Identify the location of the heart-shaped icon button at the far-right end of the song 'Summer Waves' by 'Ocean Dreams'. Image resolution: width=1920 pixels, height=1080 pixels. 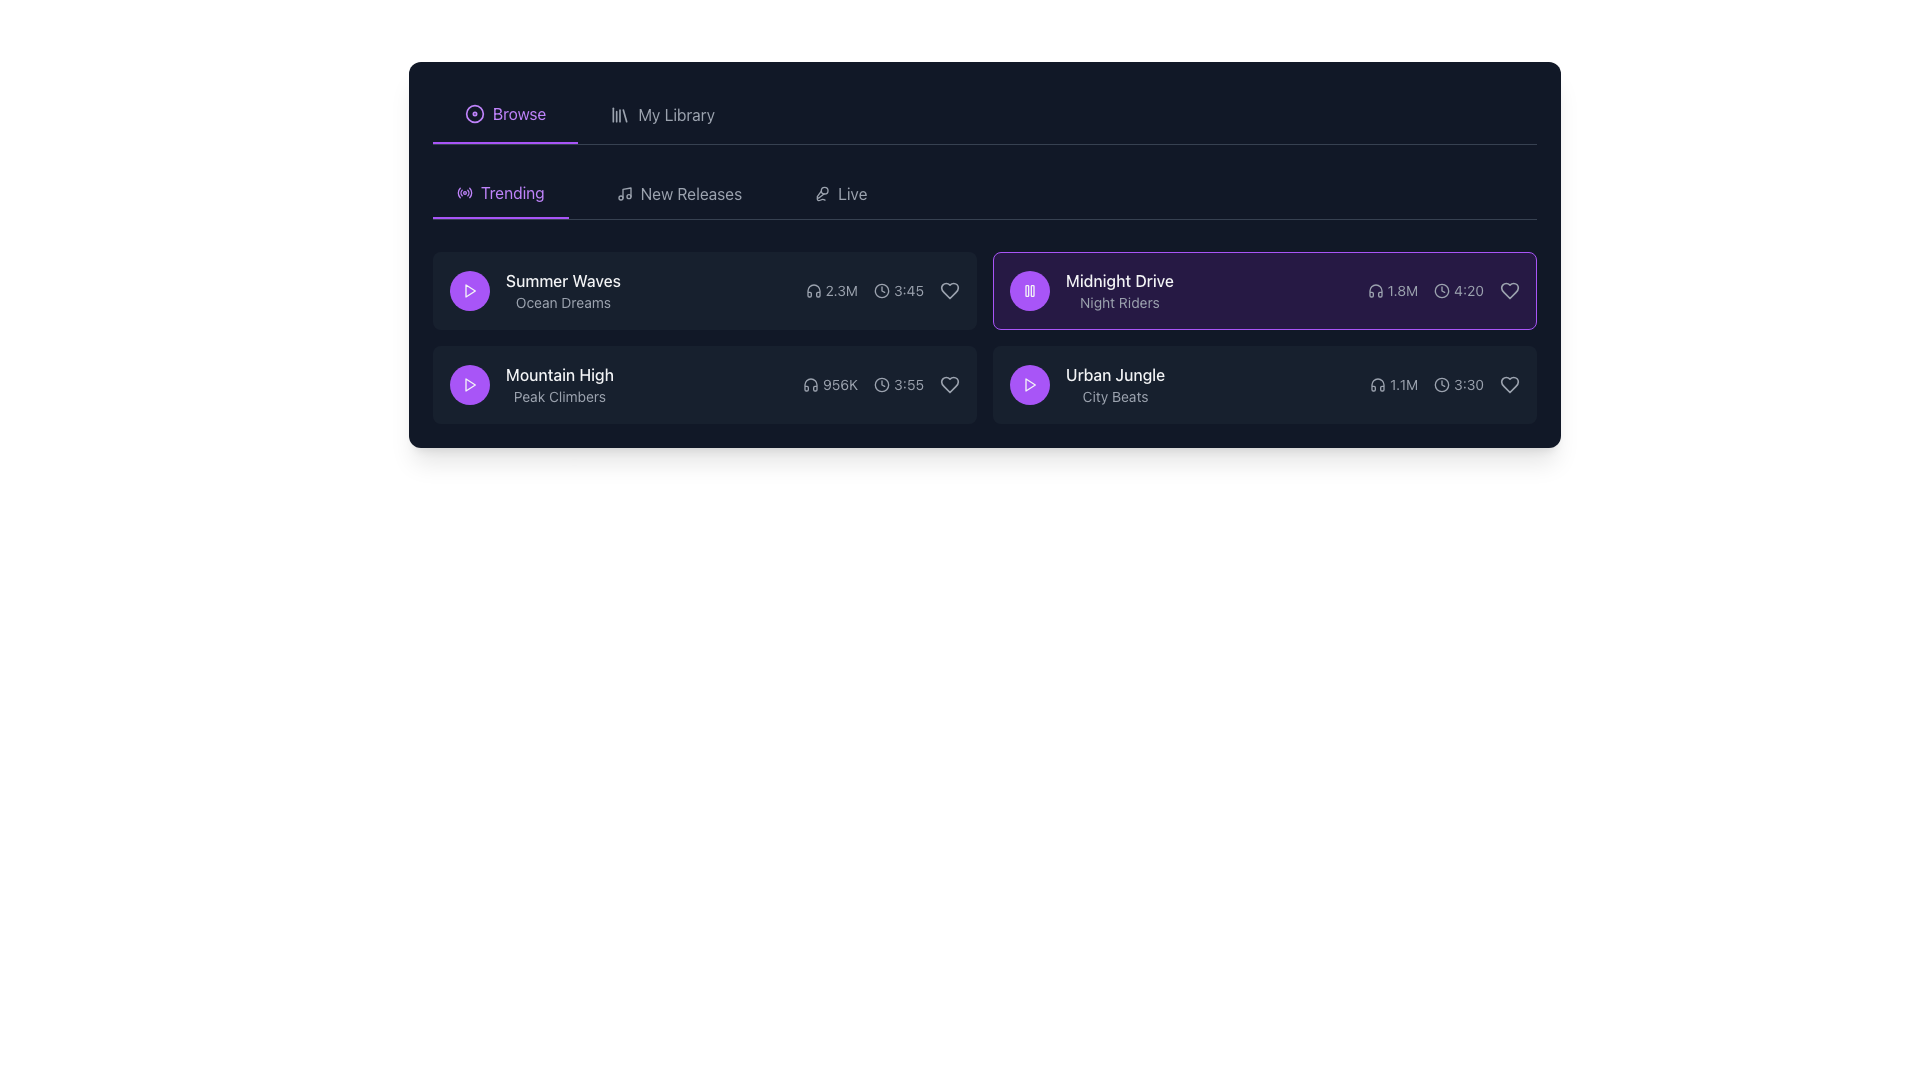
(949, 290).